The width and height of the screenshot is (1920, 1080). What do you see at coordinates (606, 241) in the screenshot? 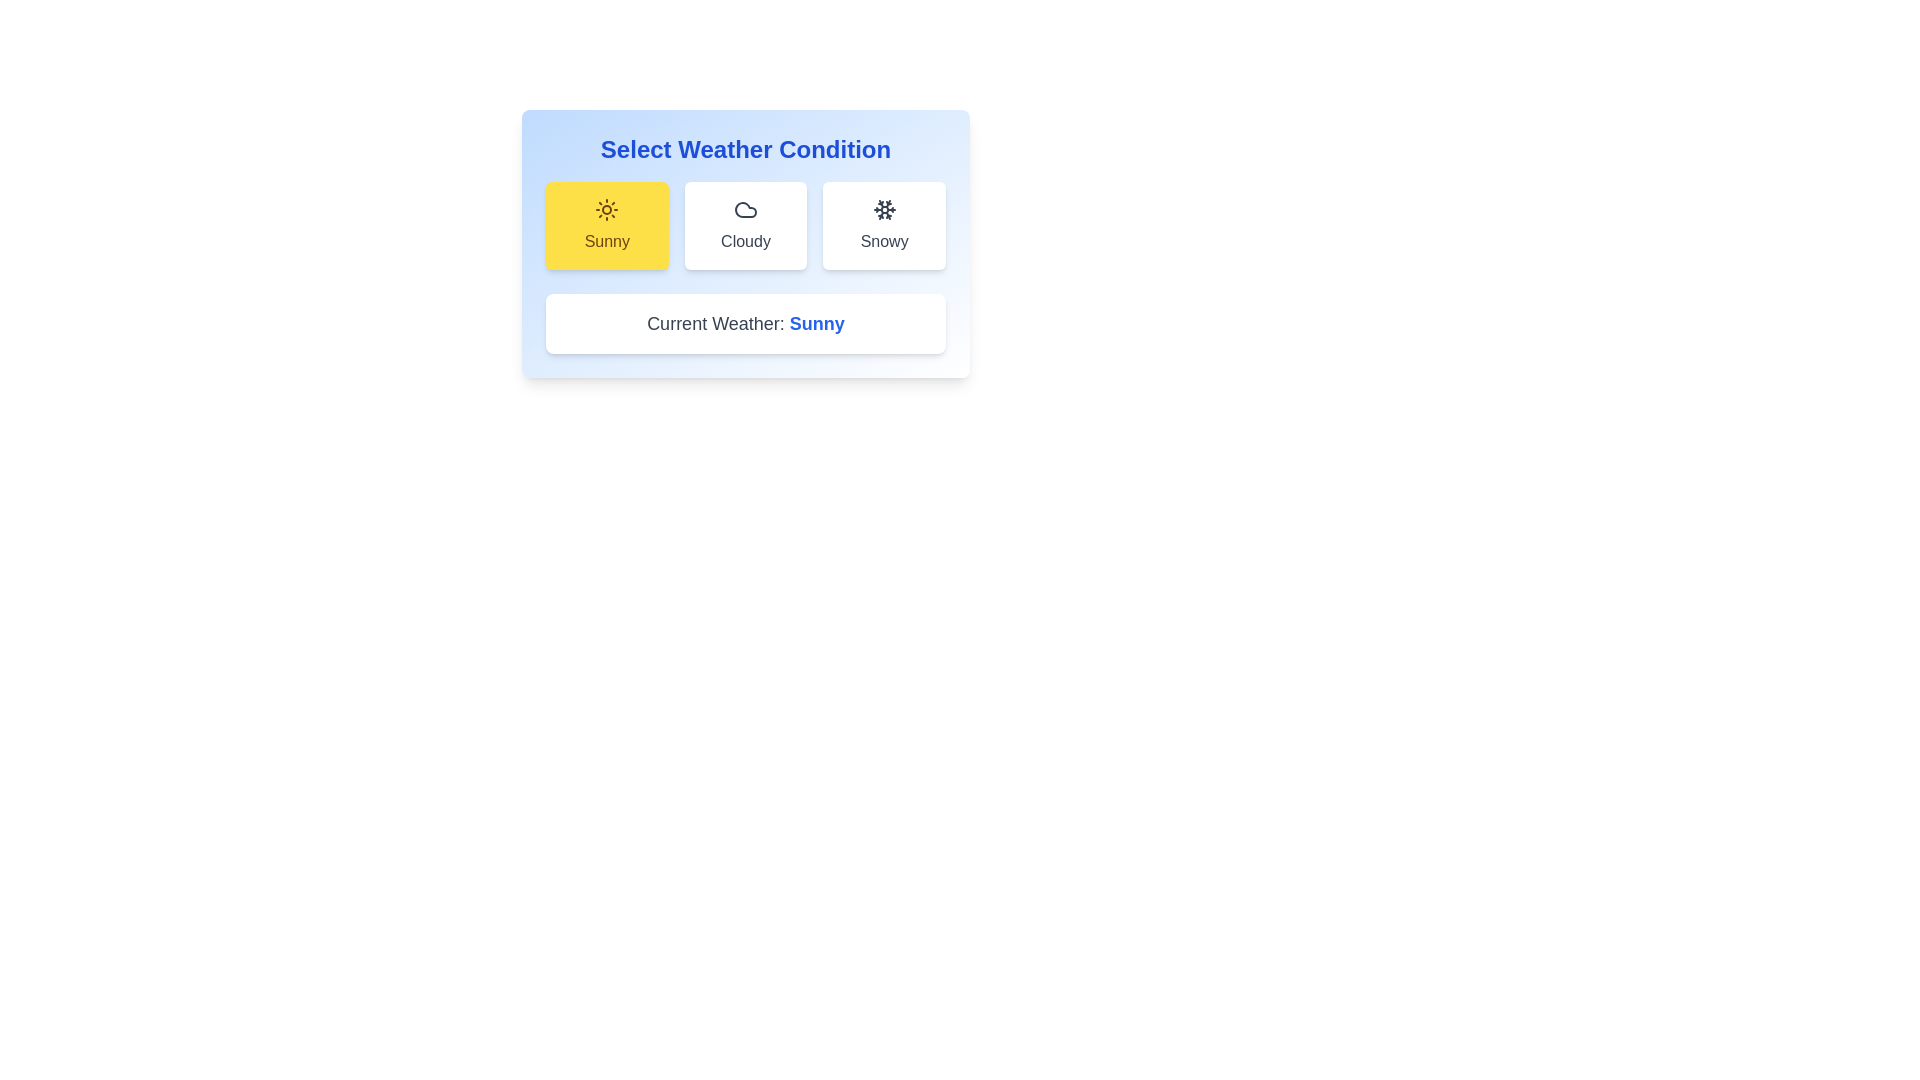
I see `to select the weather condition labeled 'Sunny' on the yellow rectangular card, which is the first card in a row of three weather condition cards` at bounding box center [606, 241].